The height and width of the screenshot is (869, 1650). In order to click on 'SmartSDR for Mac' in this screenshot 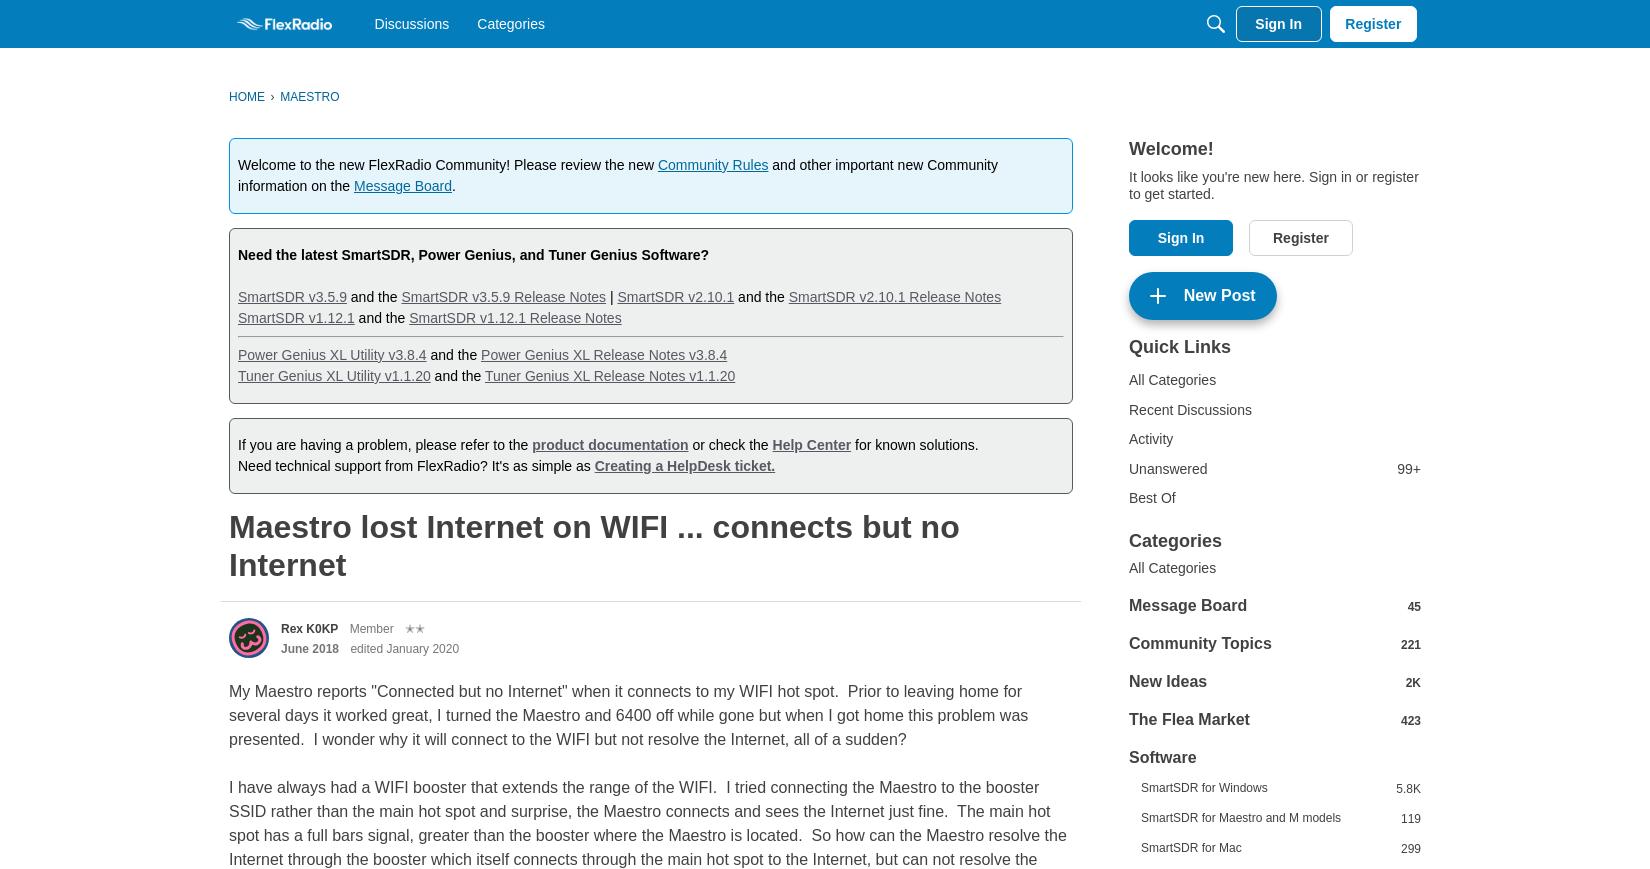, I will do `click(1190, 847)`.